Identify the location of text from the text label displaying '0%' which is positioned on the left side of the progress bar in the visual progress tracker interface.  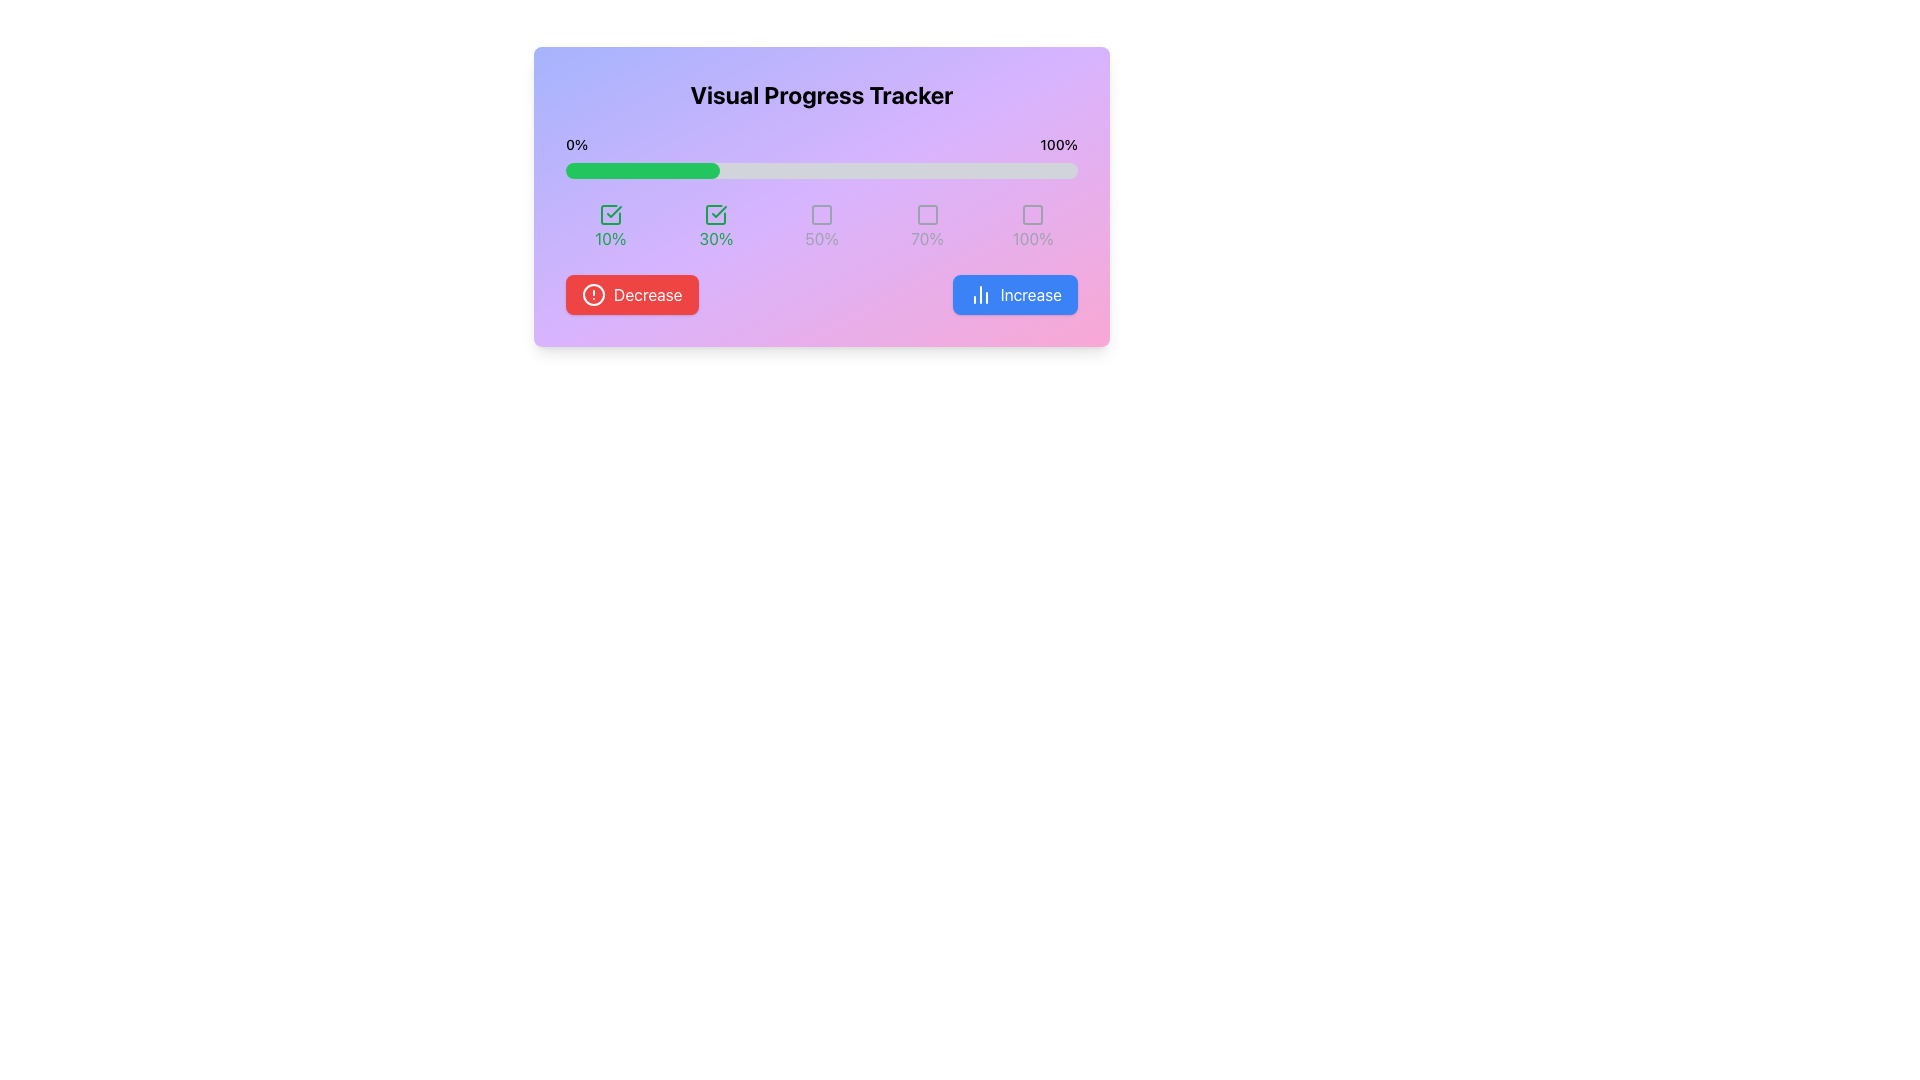
(576, 144).